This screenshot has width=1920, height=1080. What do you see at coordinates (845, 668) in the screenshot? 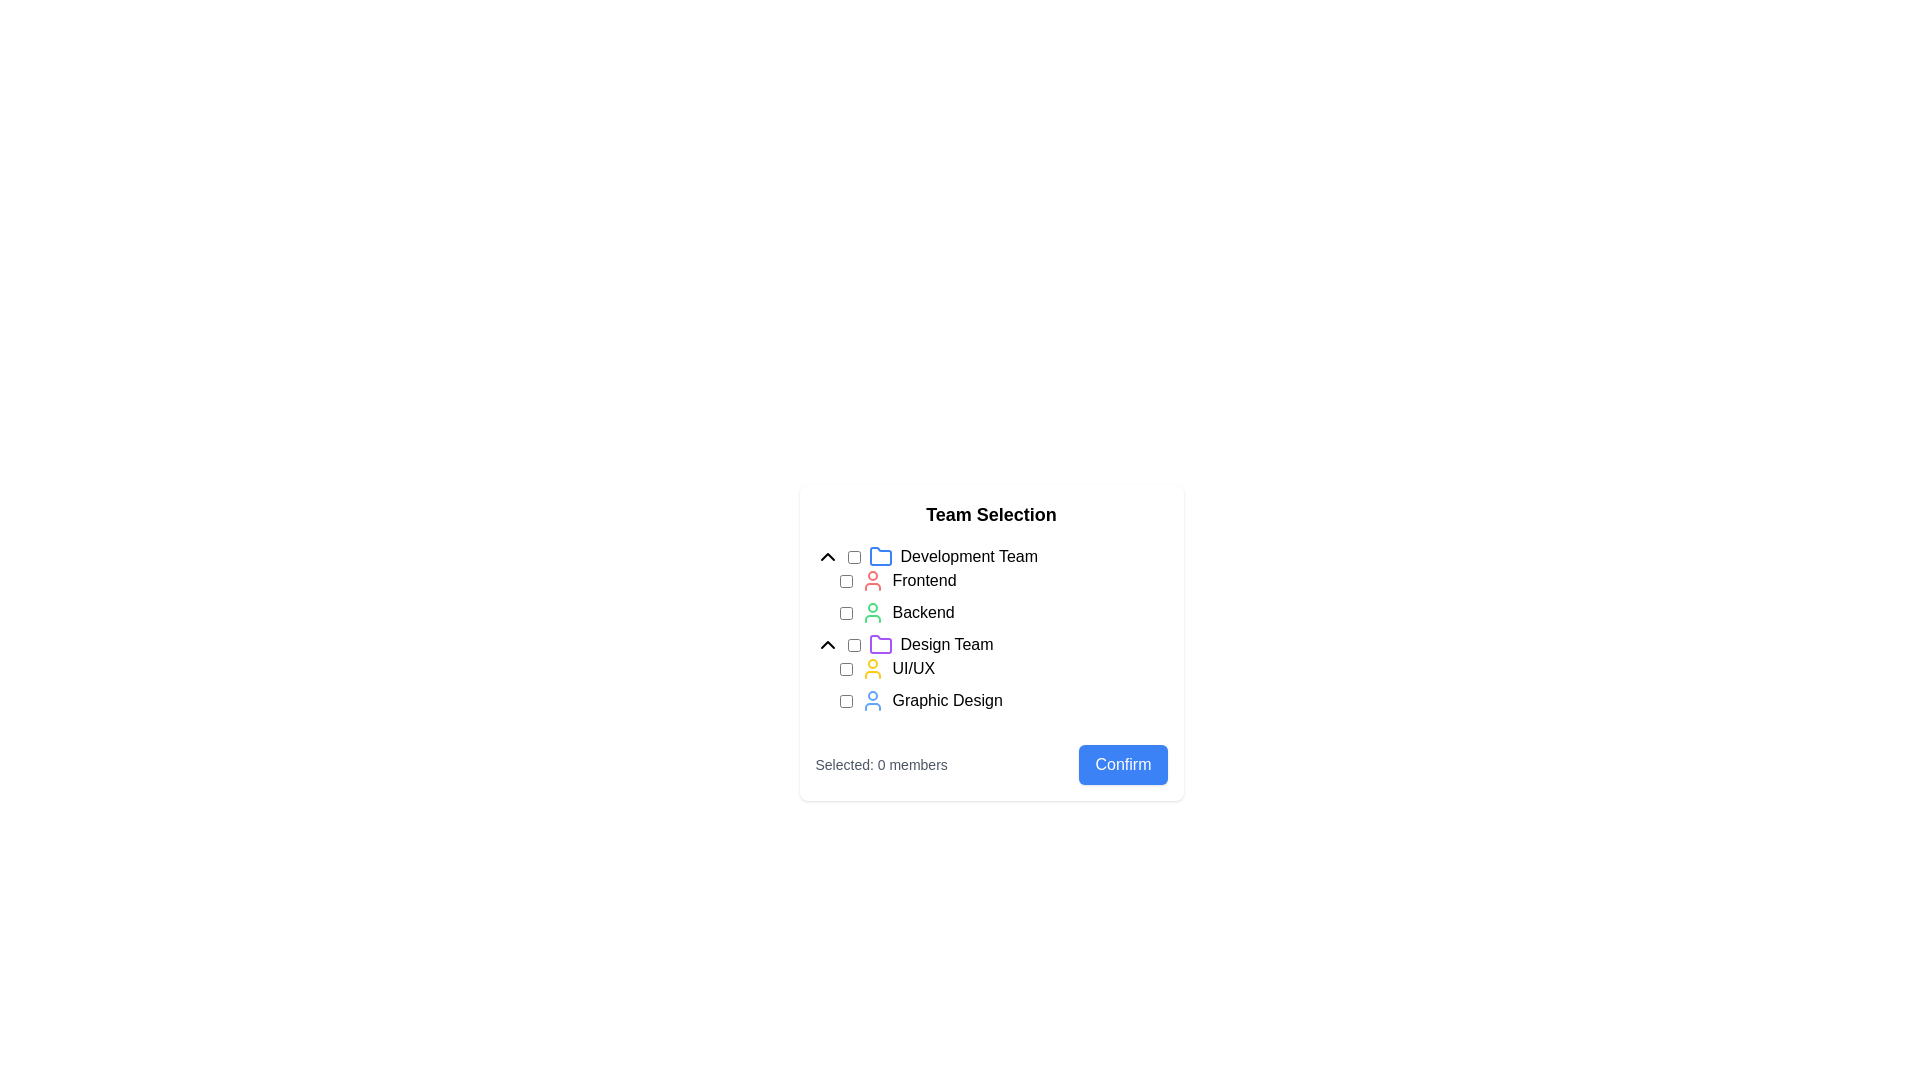
I see `the small square checkbox located next to the label 'UI/UX' in the 'Design Team' section` at bounding box center [845, 668].